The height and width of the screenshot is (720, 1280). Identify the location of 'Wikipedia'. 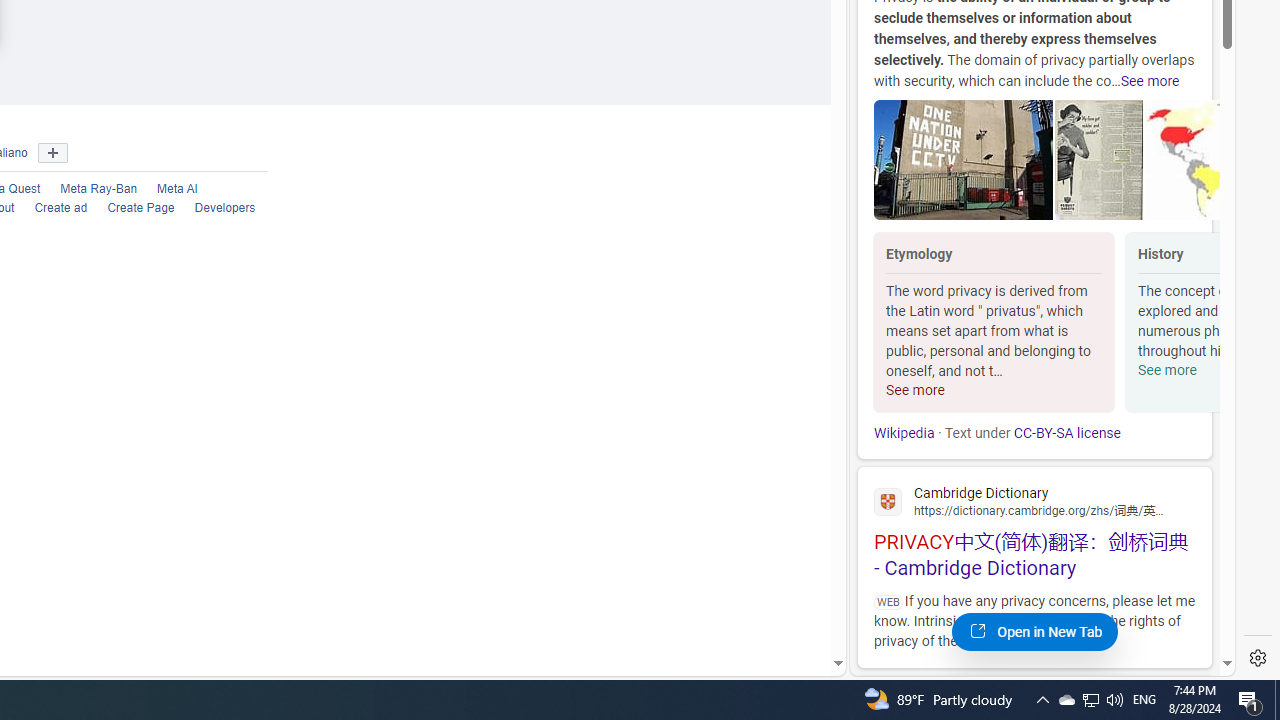
(903, 432).